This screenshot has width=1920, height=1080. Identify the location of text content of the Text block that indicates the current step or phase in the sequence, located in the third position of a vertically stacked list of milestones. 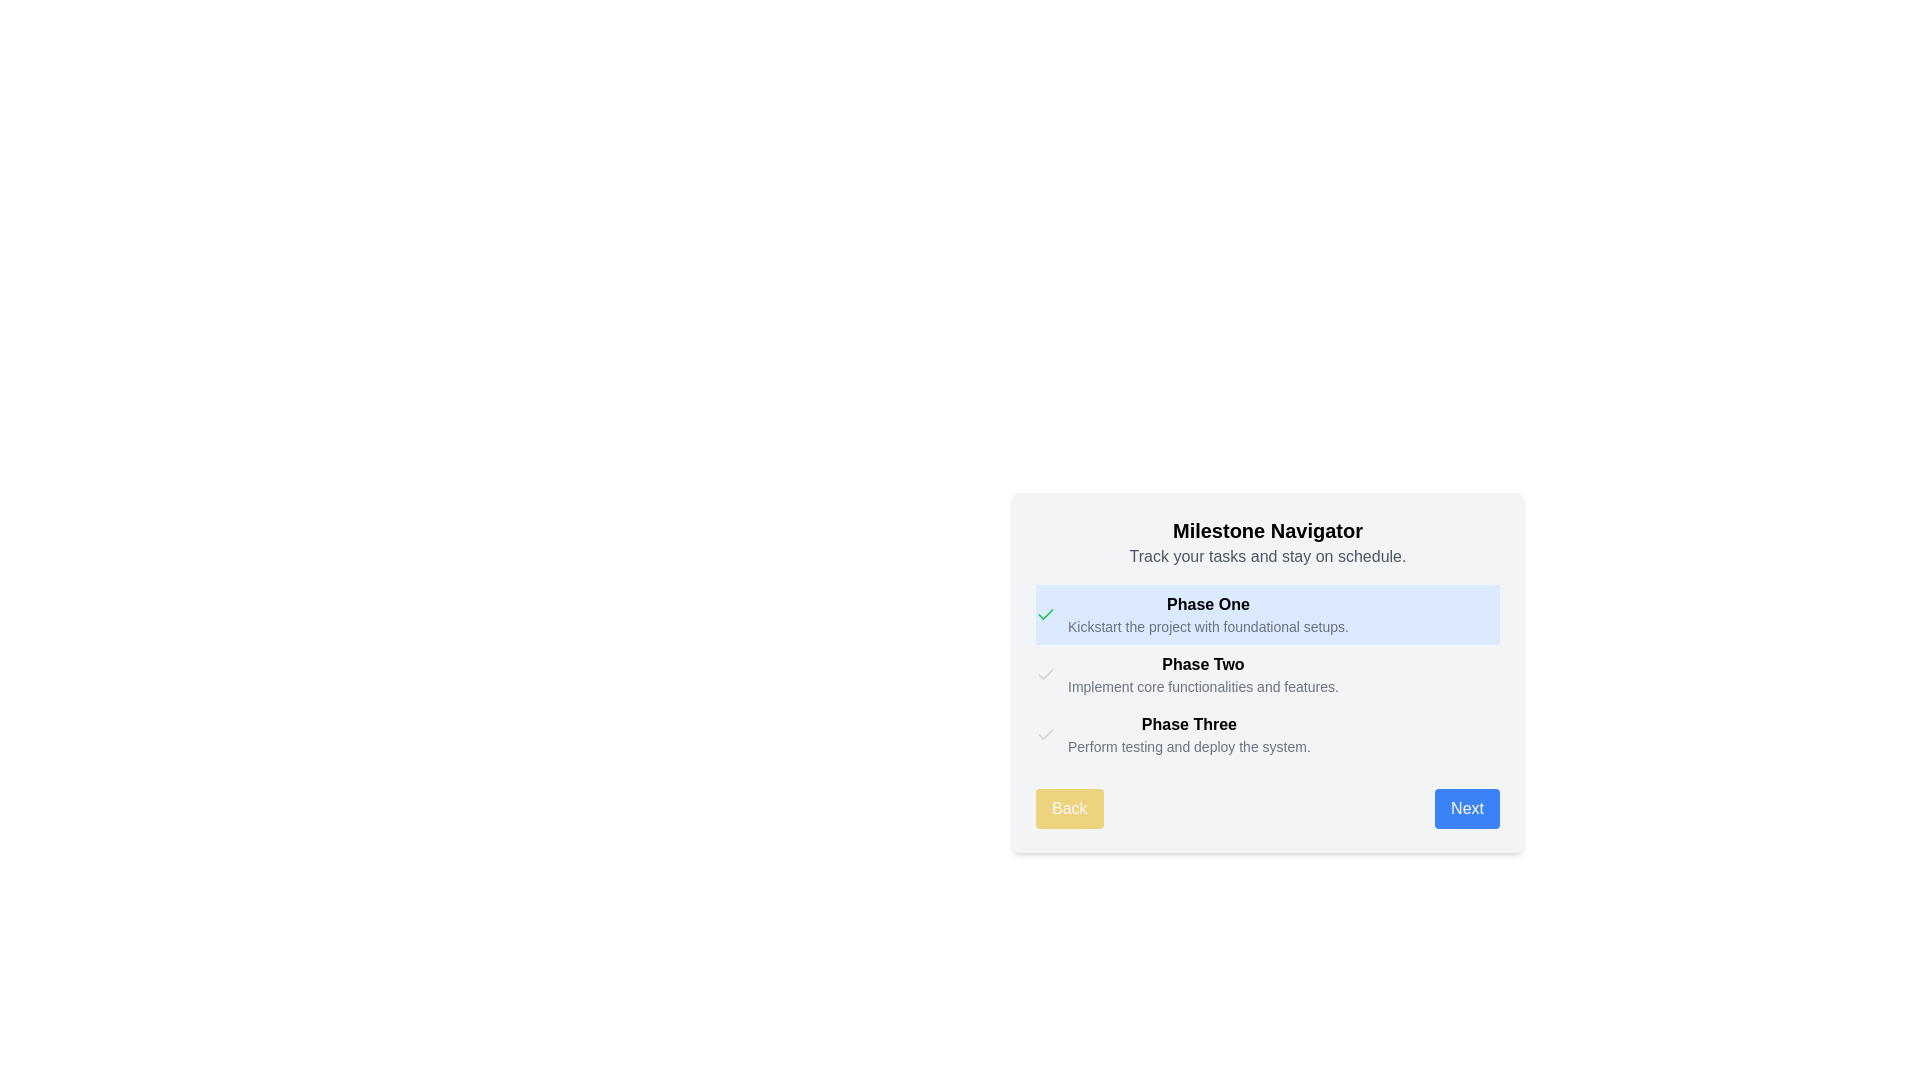
(1189, 735).